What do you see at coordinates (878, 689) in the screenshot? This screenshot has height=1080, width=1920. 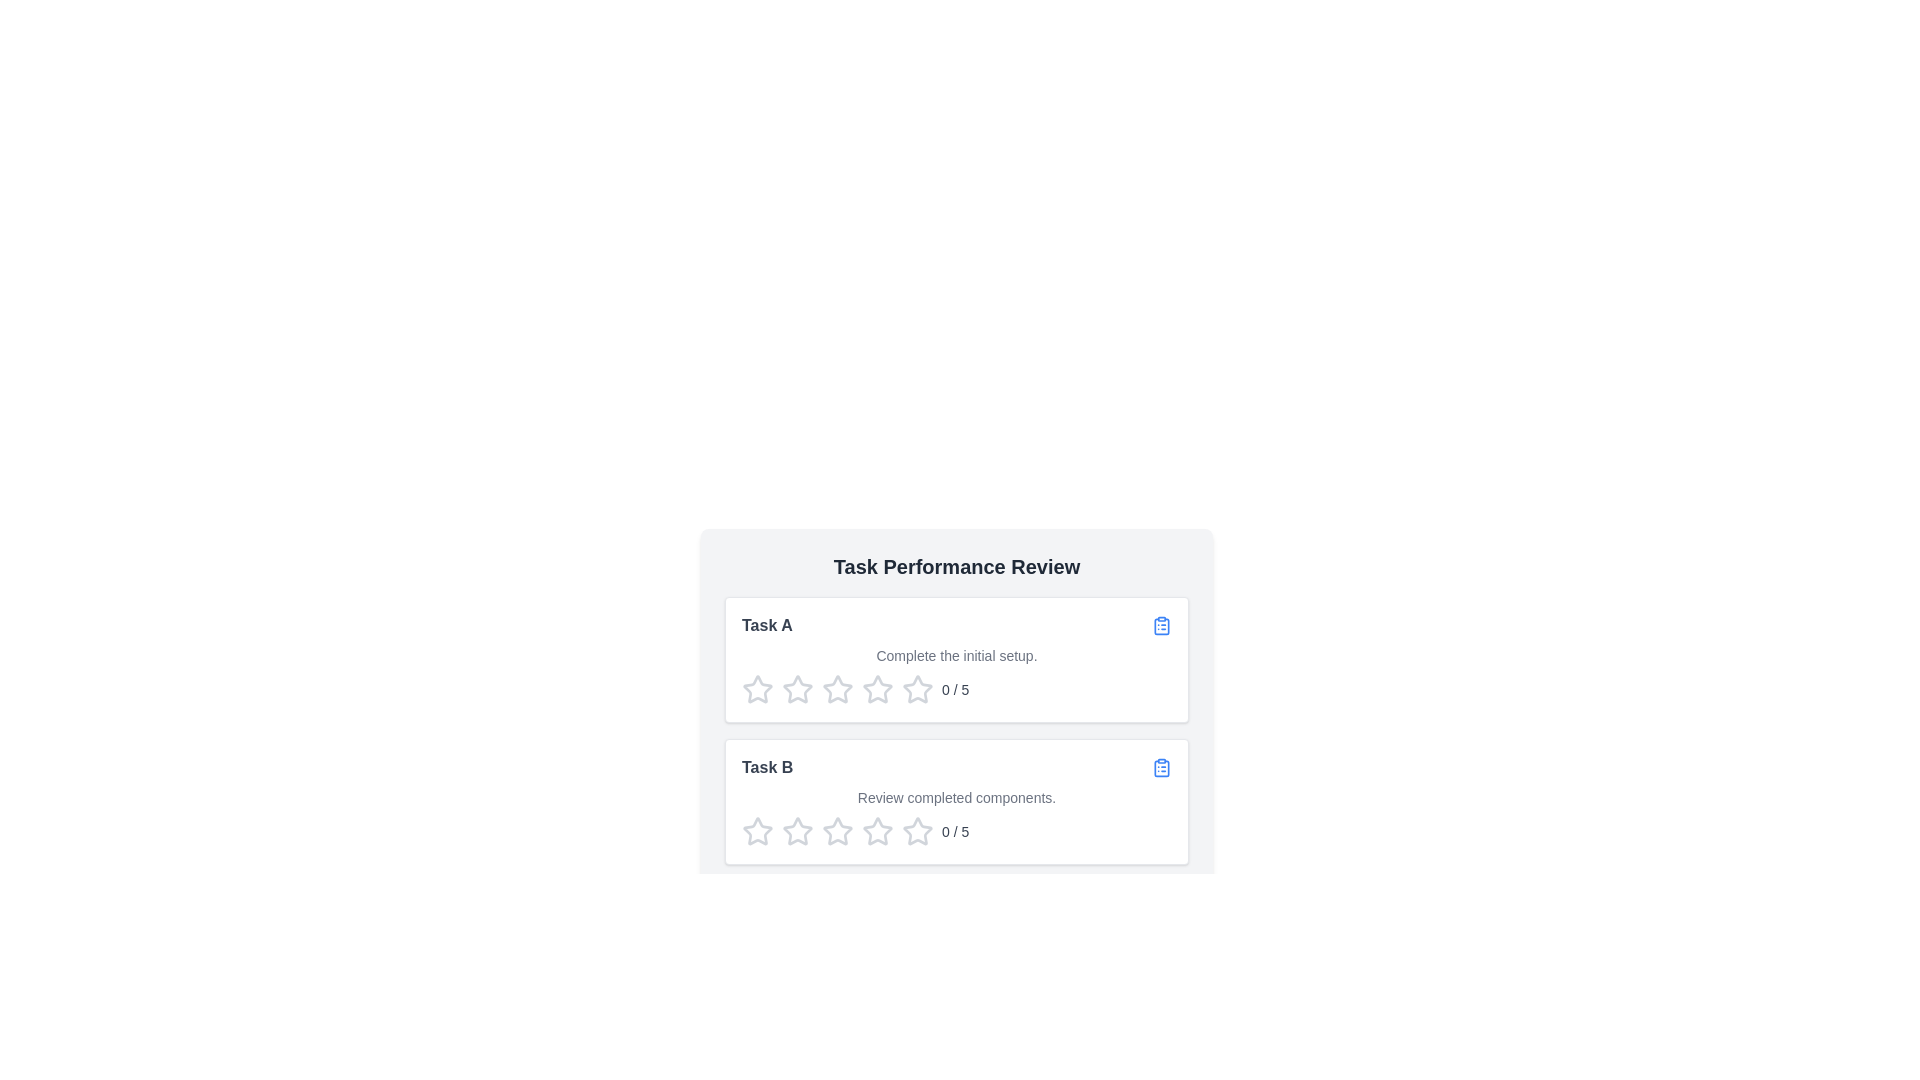 I see `the fourth star in the rating system under 'Task Performance Review'` at bounding box center [878, 689].